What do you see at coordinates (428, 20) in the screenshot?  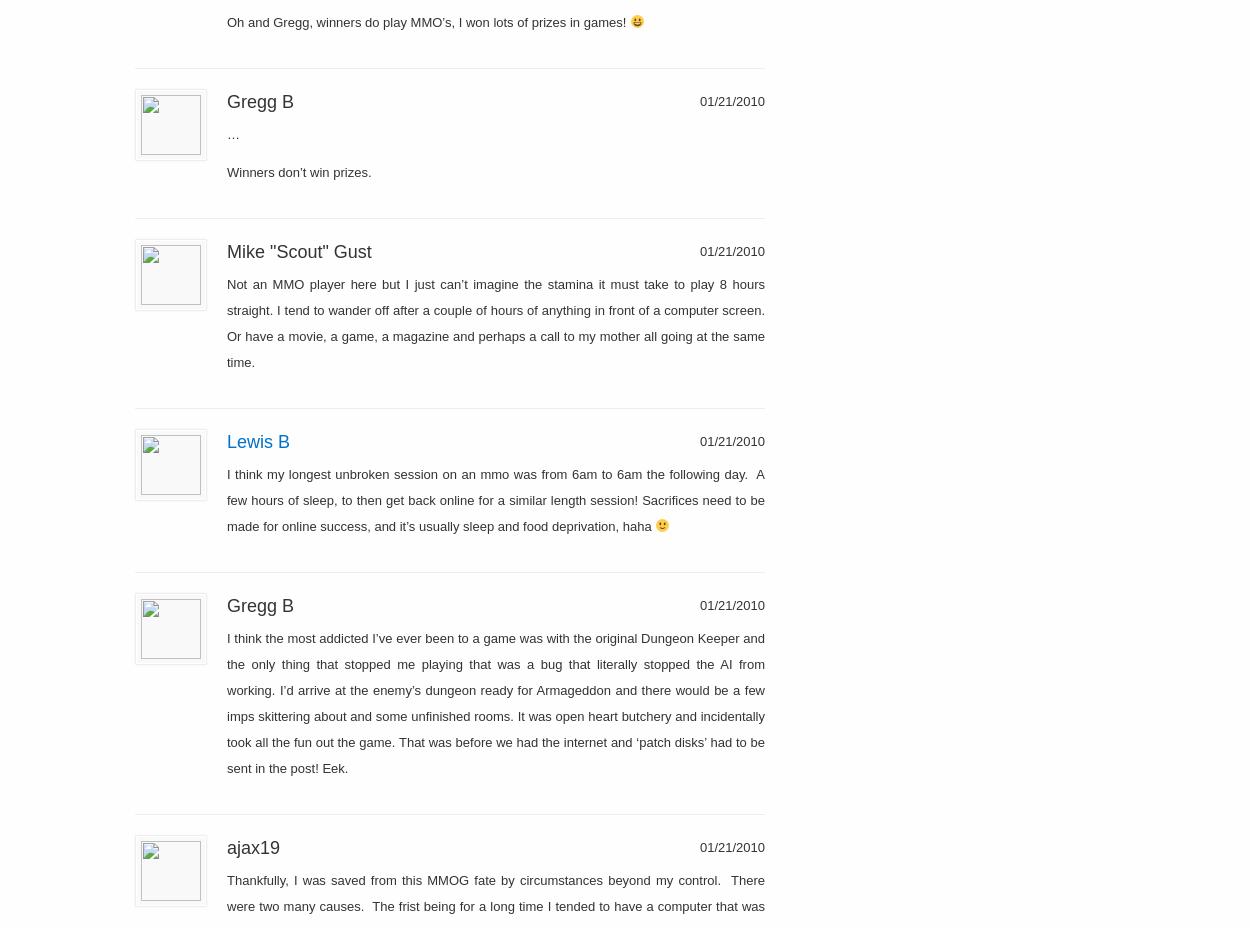 I see `'Oh and Gregg, winners do play MMO’s, I won lots of prizes in games!'` at bounding box center [428, 20].